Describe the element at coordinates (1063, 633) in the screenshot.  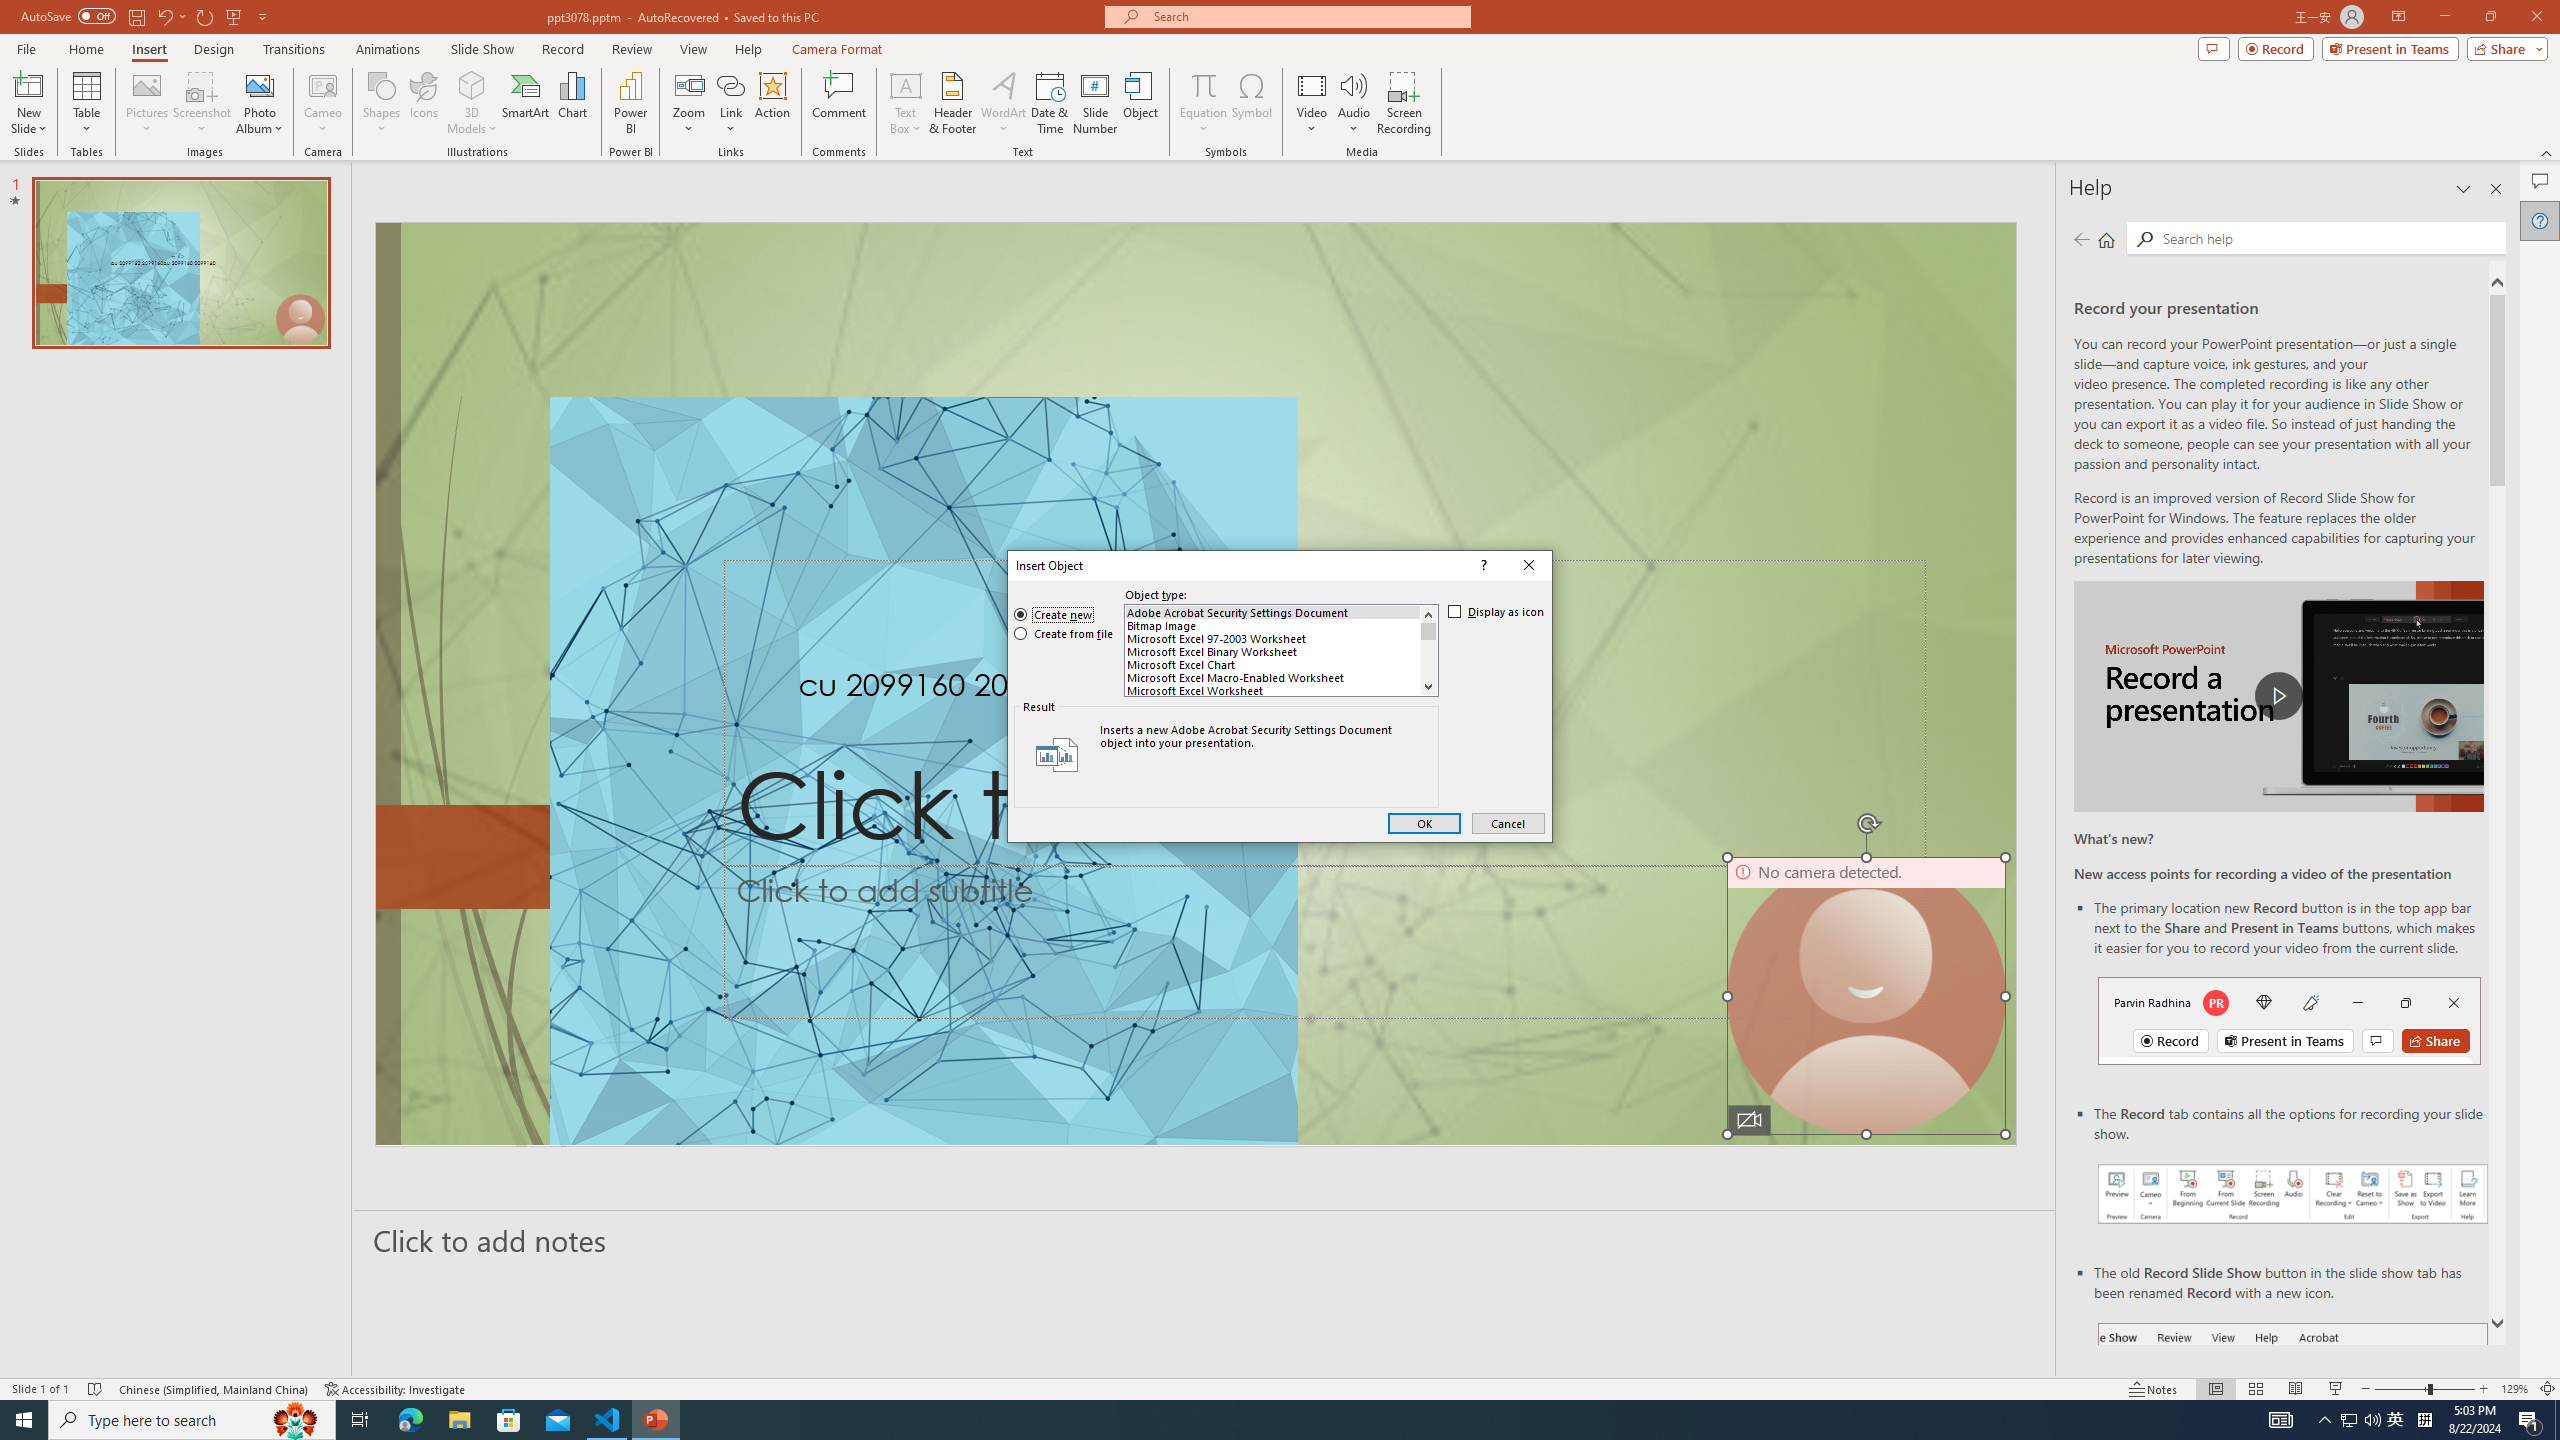
I see `'Create from file'` at that location.